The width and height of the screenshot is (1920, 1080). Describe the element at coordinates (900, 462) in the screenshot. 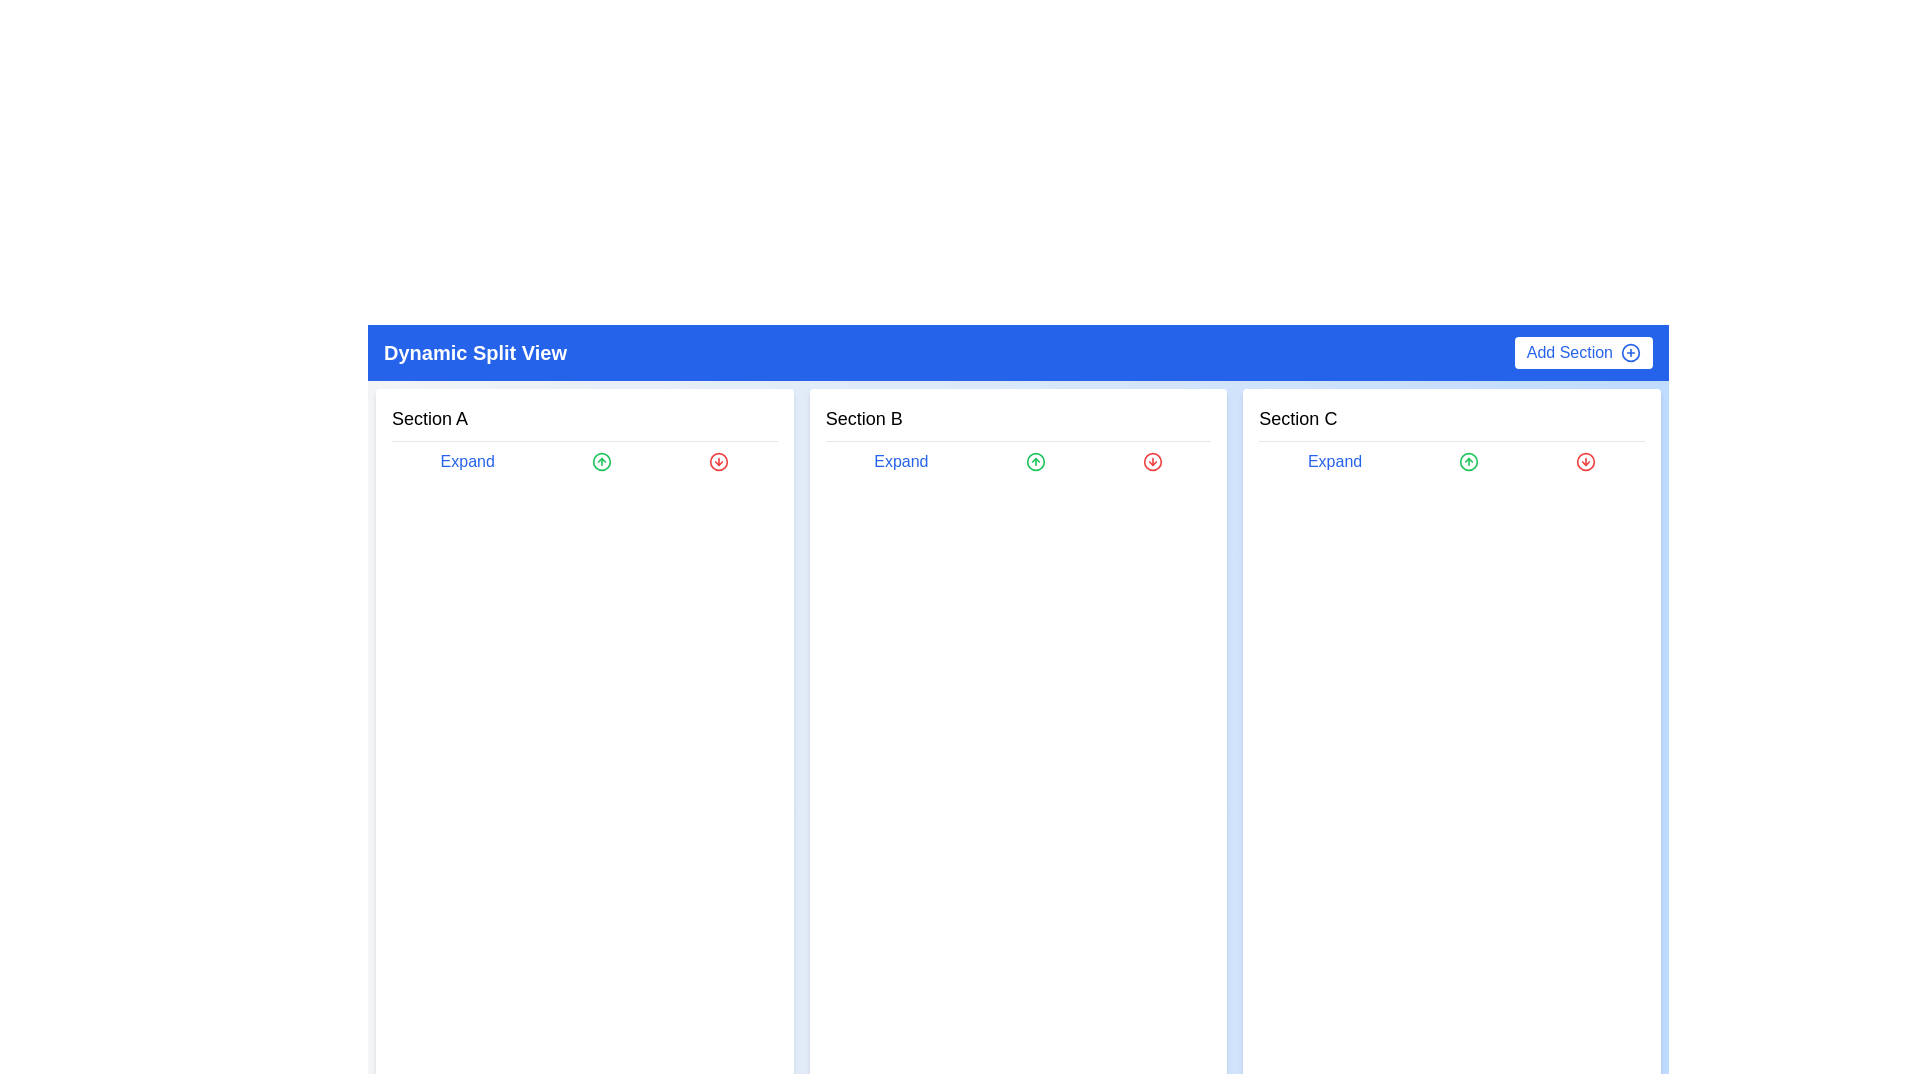

I see `the Text link in 'Section B' of the 'Dynamic Split View' interface` at that location.